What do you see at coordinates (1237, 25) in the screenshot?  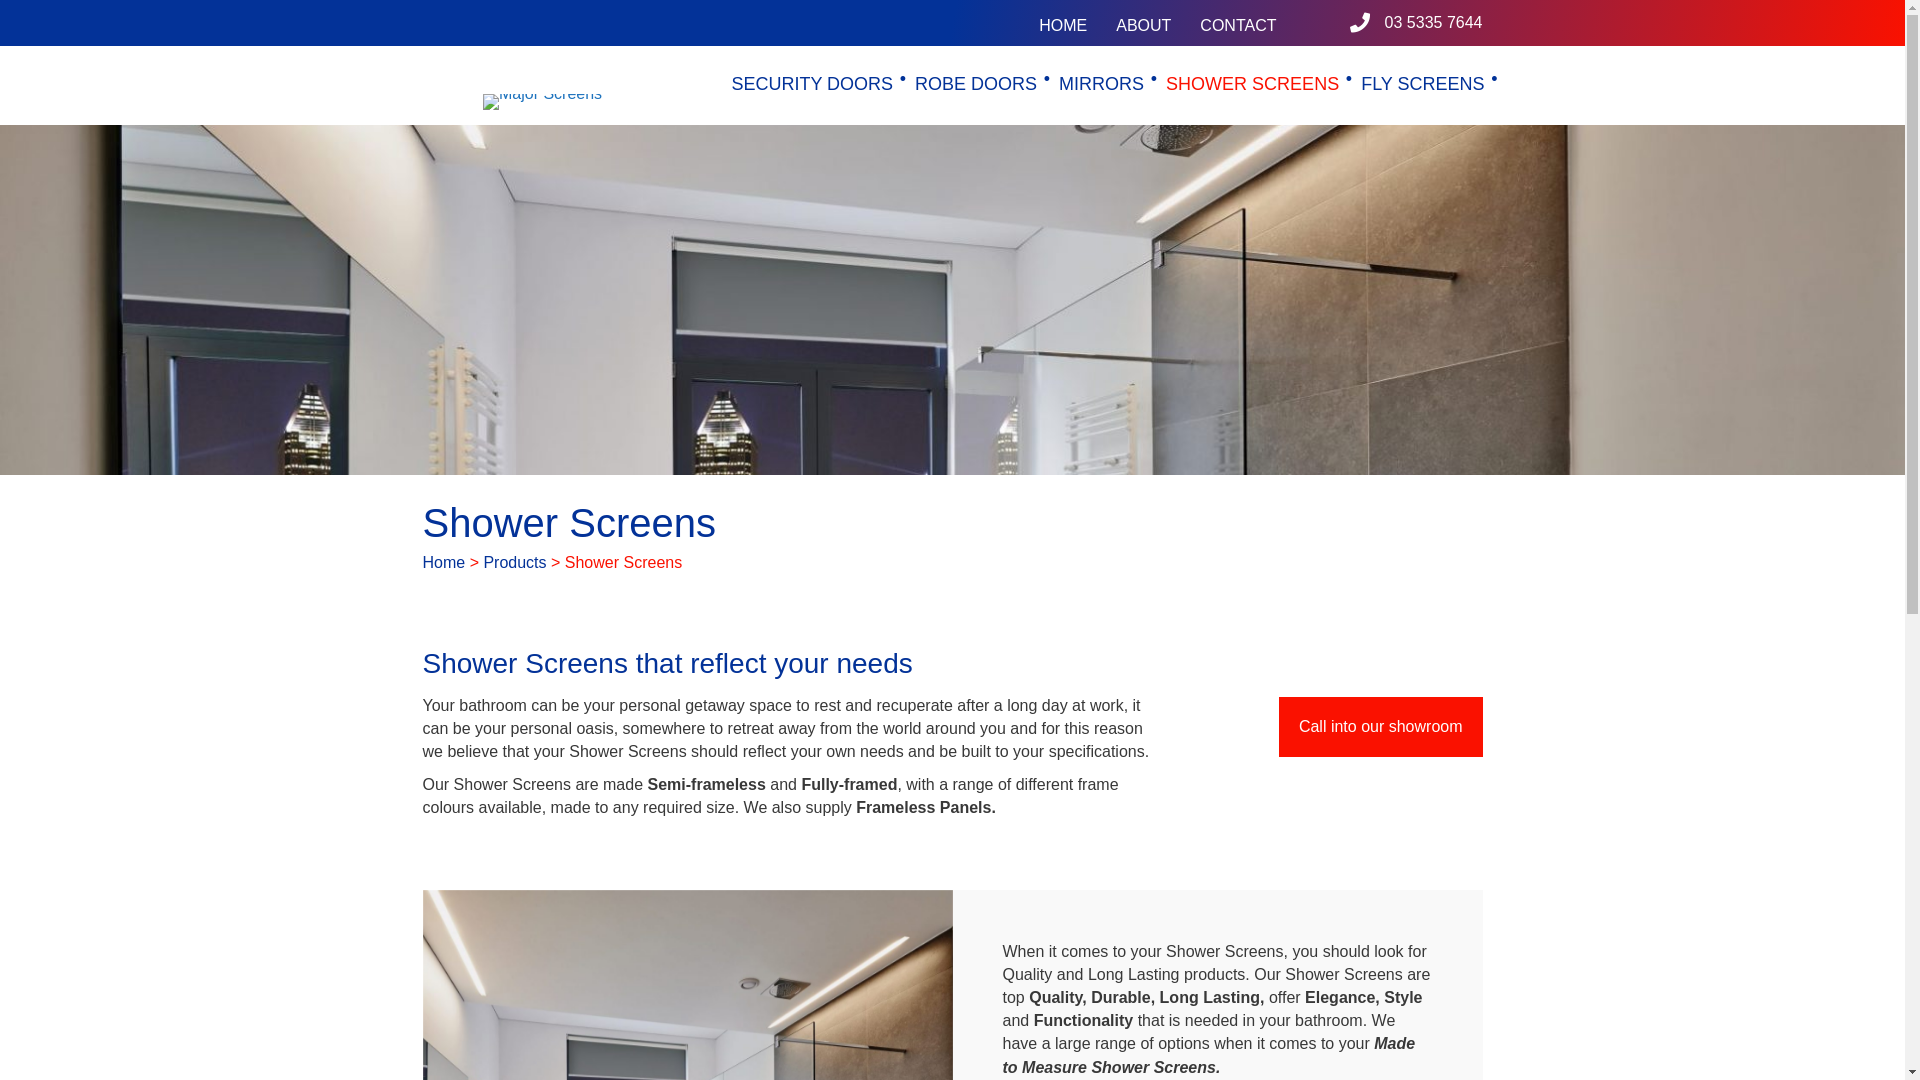 I see `'CONTACT'` at bounding box center [1237, 25].